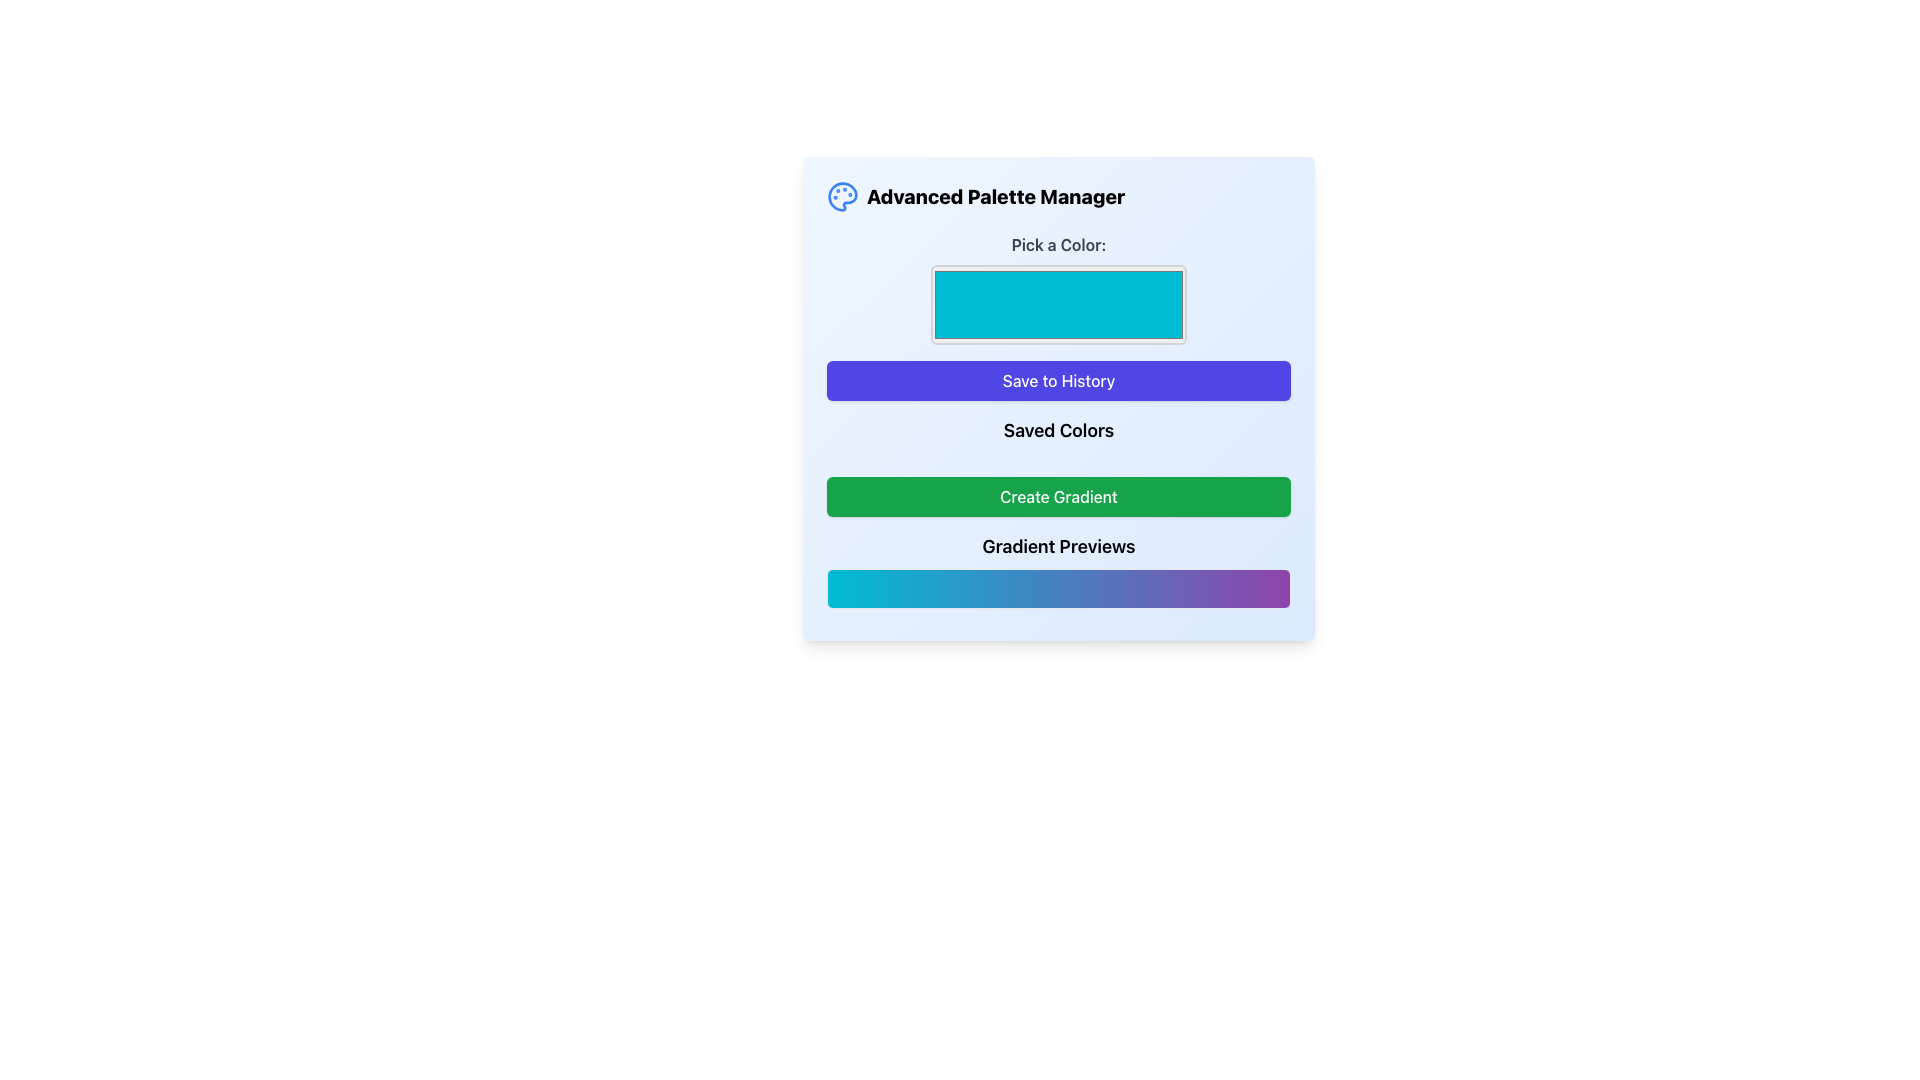  Describe the element at coordinates (976, 196) in the screenshot. I see `the header with icon and text indicating palette management` at that location.